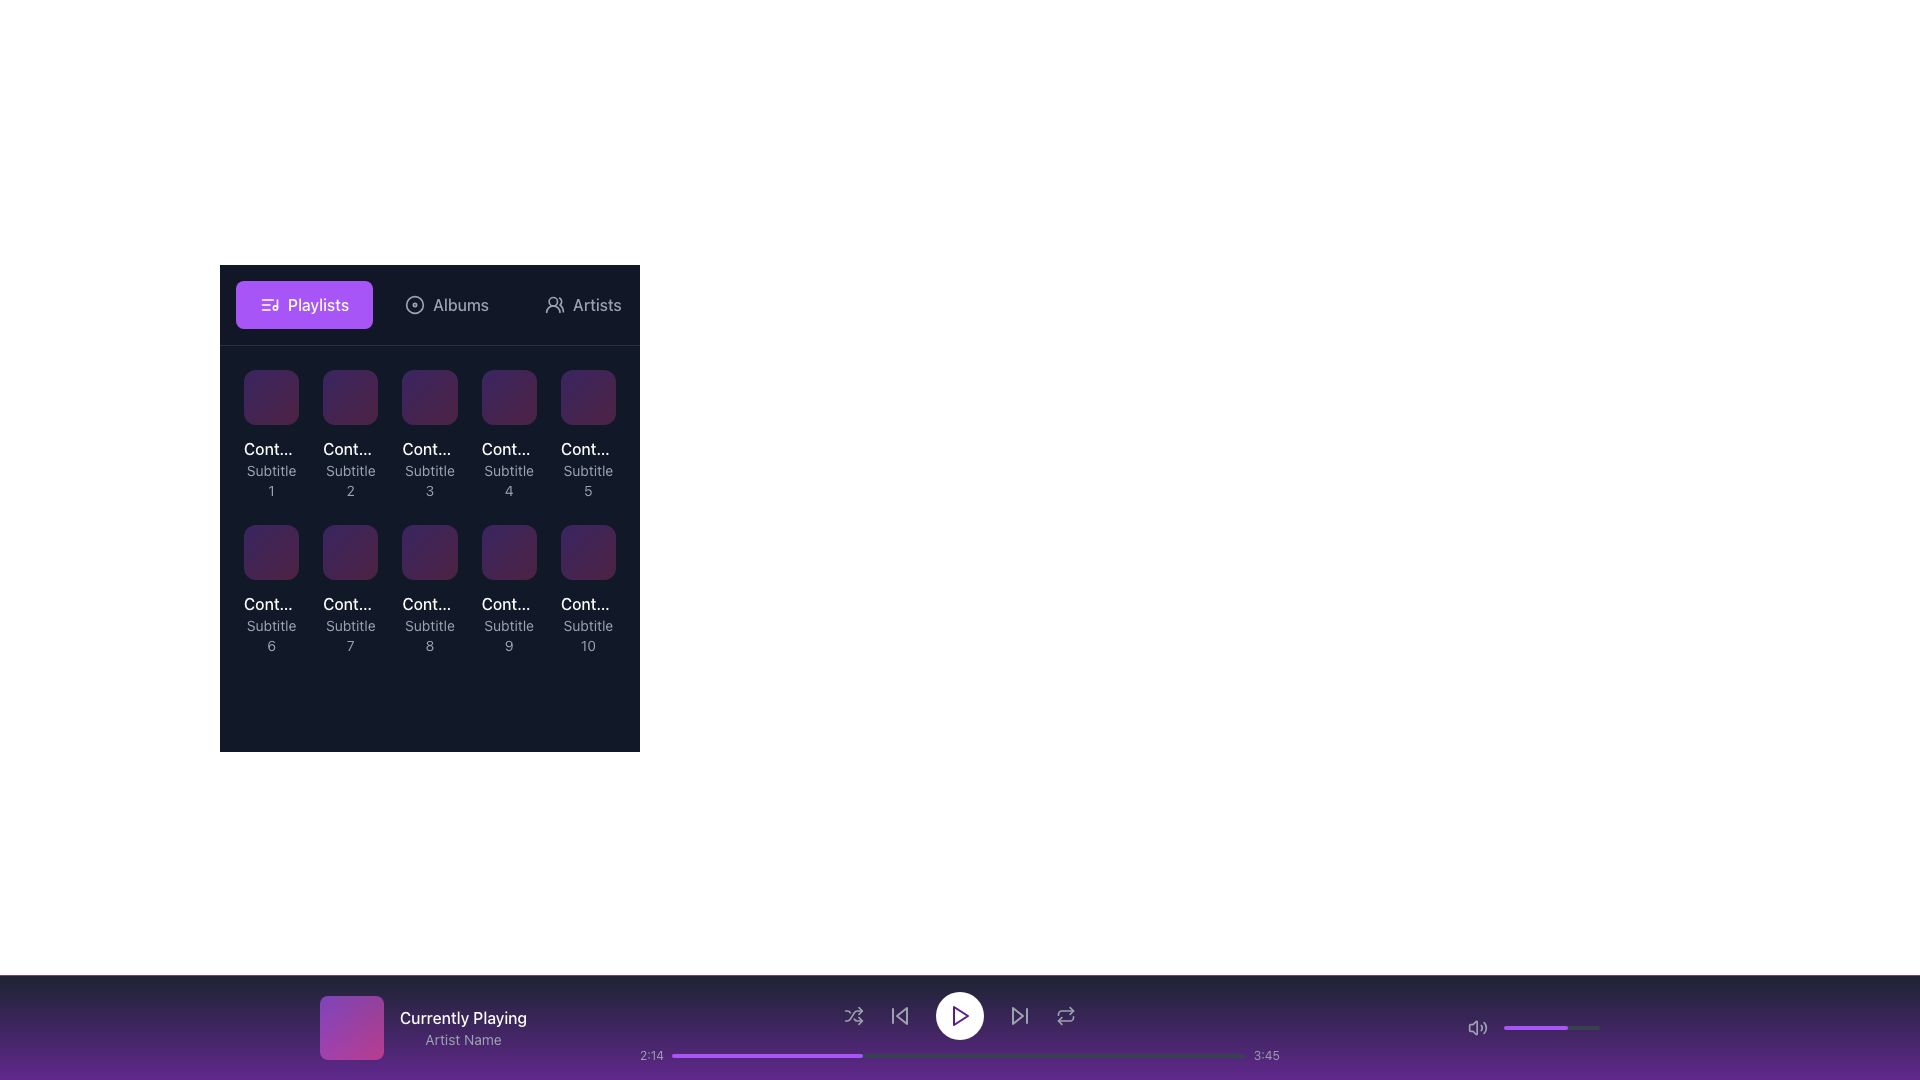 Image resolution: width=1920 pixels, height=1080 pixels. I want to click on the 'Albums' tab of the Tab Navigation Bar, which is visually distinct with a darker background and lighter text, located at the top of the list view, so click(429, 305).